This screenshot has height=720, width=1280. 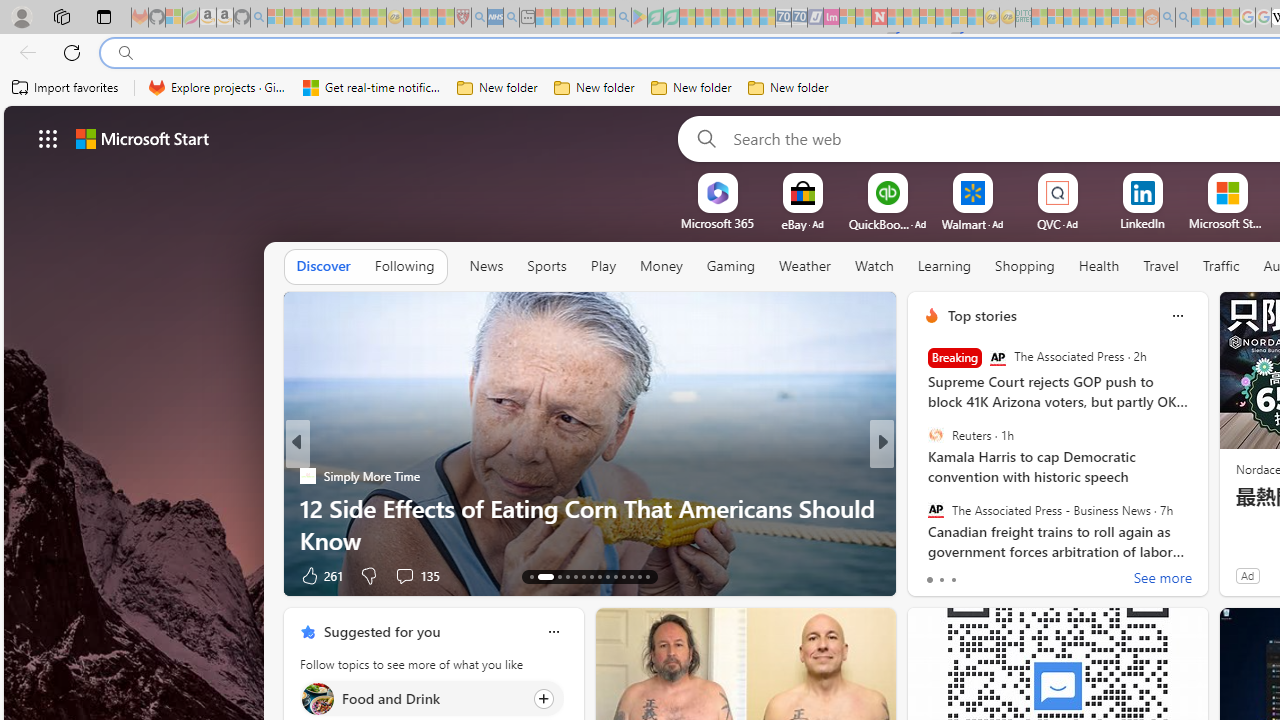 I want to click on 'Body Network', so click(x=922, y=475).